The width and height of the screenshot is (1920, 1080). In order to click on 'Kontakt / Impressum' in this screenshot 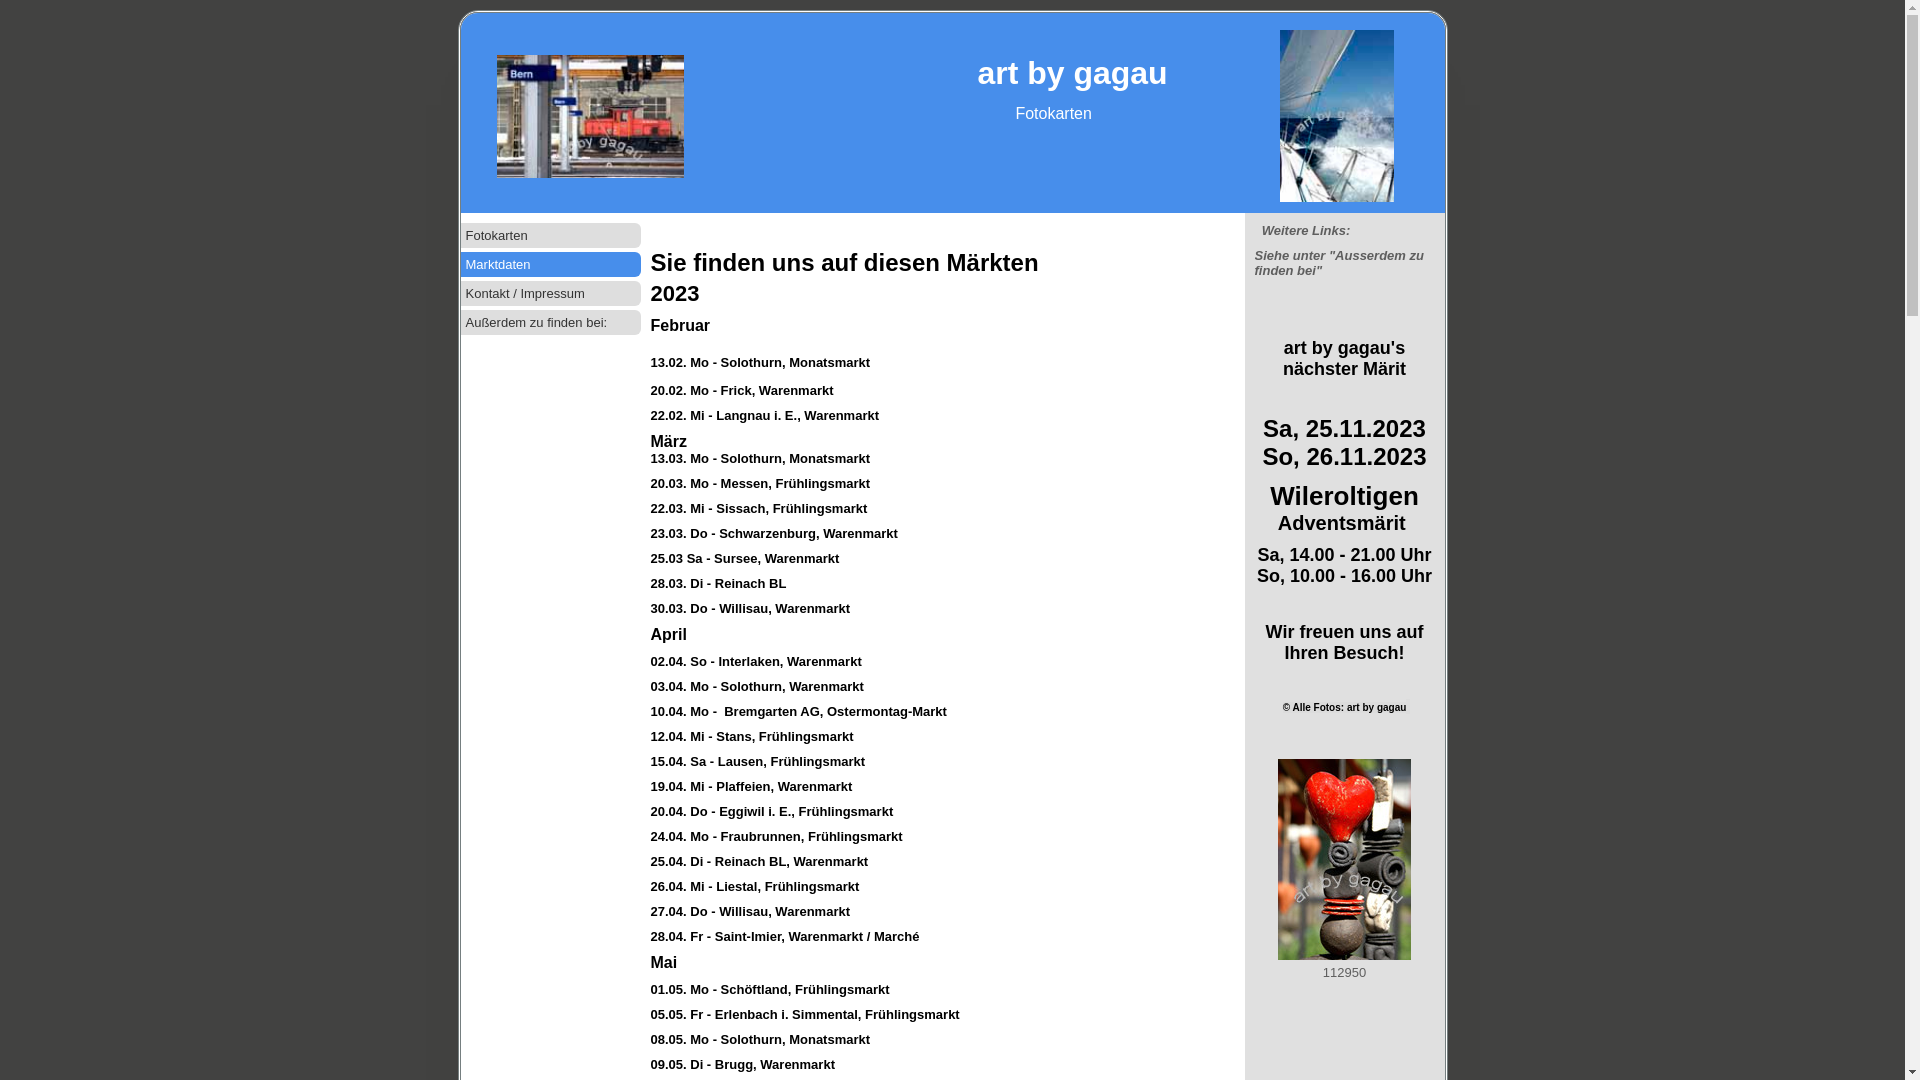, I will do `click(459, 293)`.